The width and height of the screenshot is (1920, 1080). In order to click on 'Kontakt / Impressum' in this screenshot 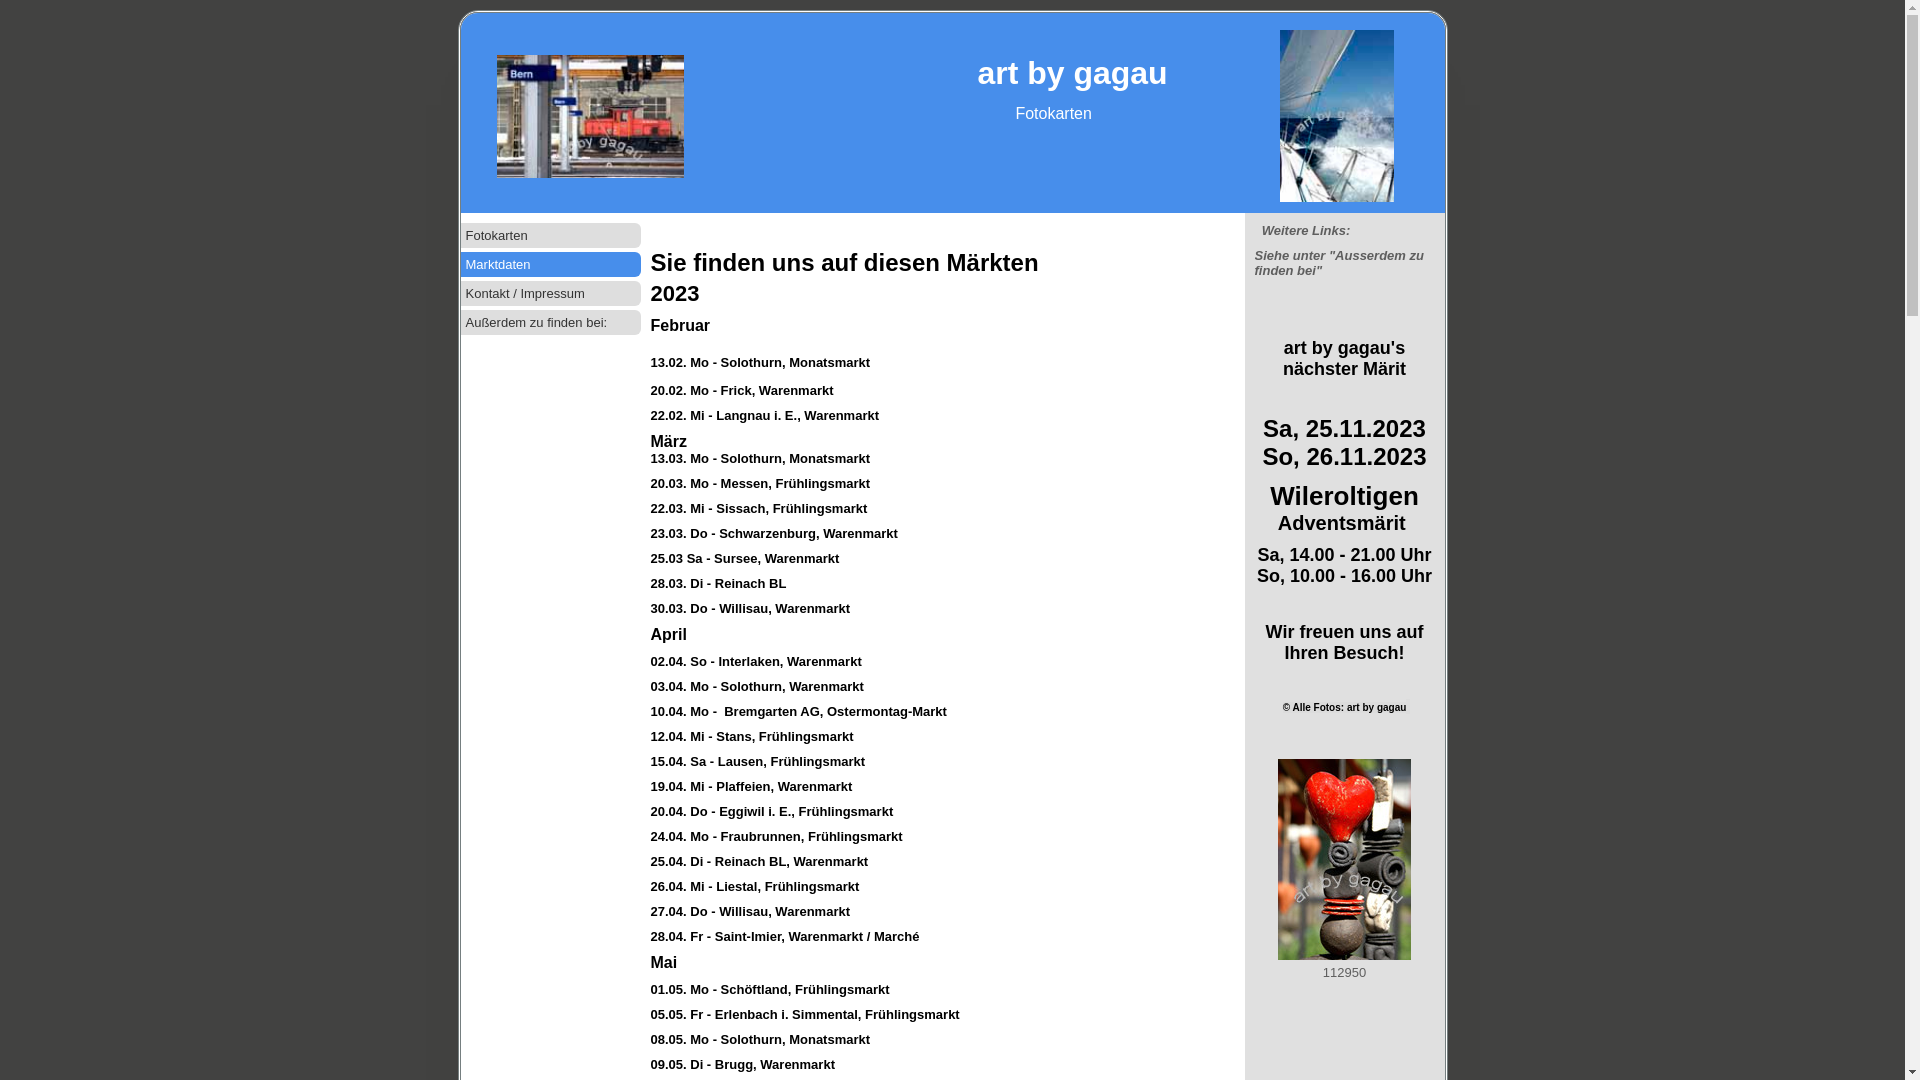, I will do `click(459, 293)`.